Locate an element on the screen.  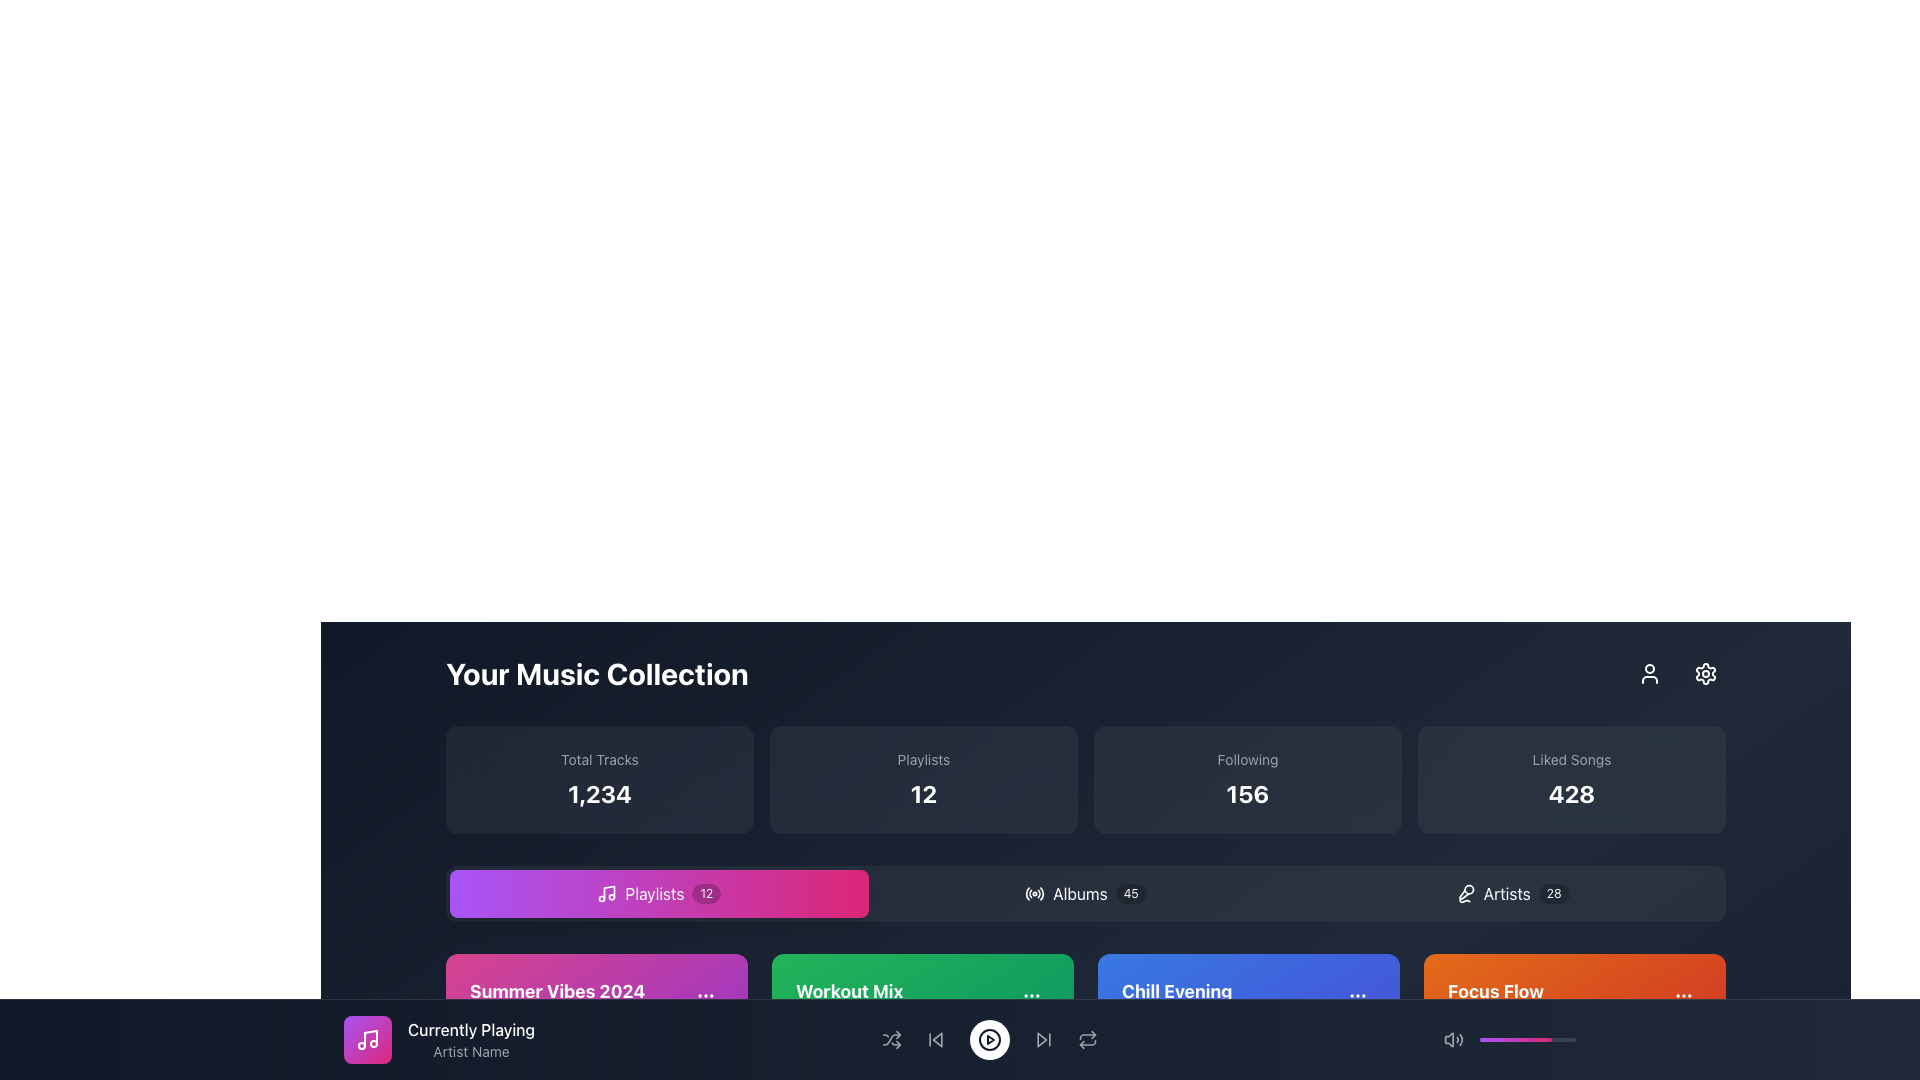
the circular settings button with a cogwheel icon located at the top-right corner of the interface is located at coordinates (1704, 674).